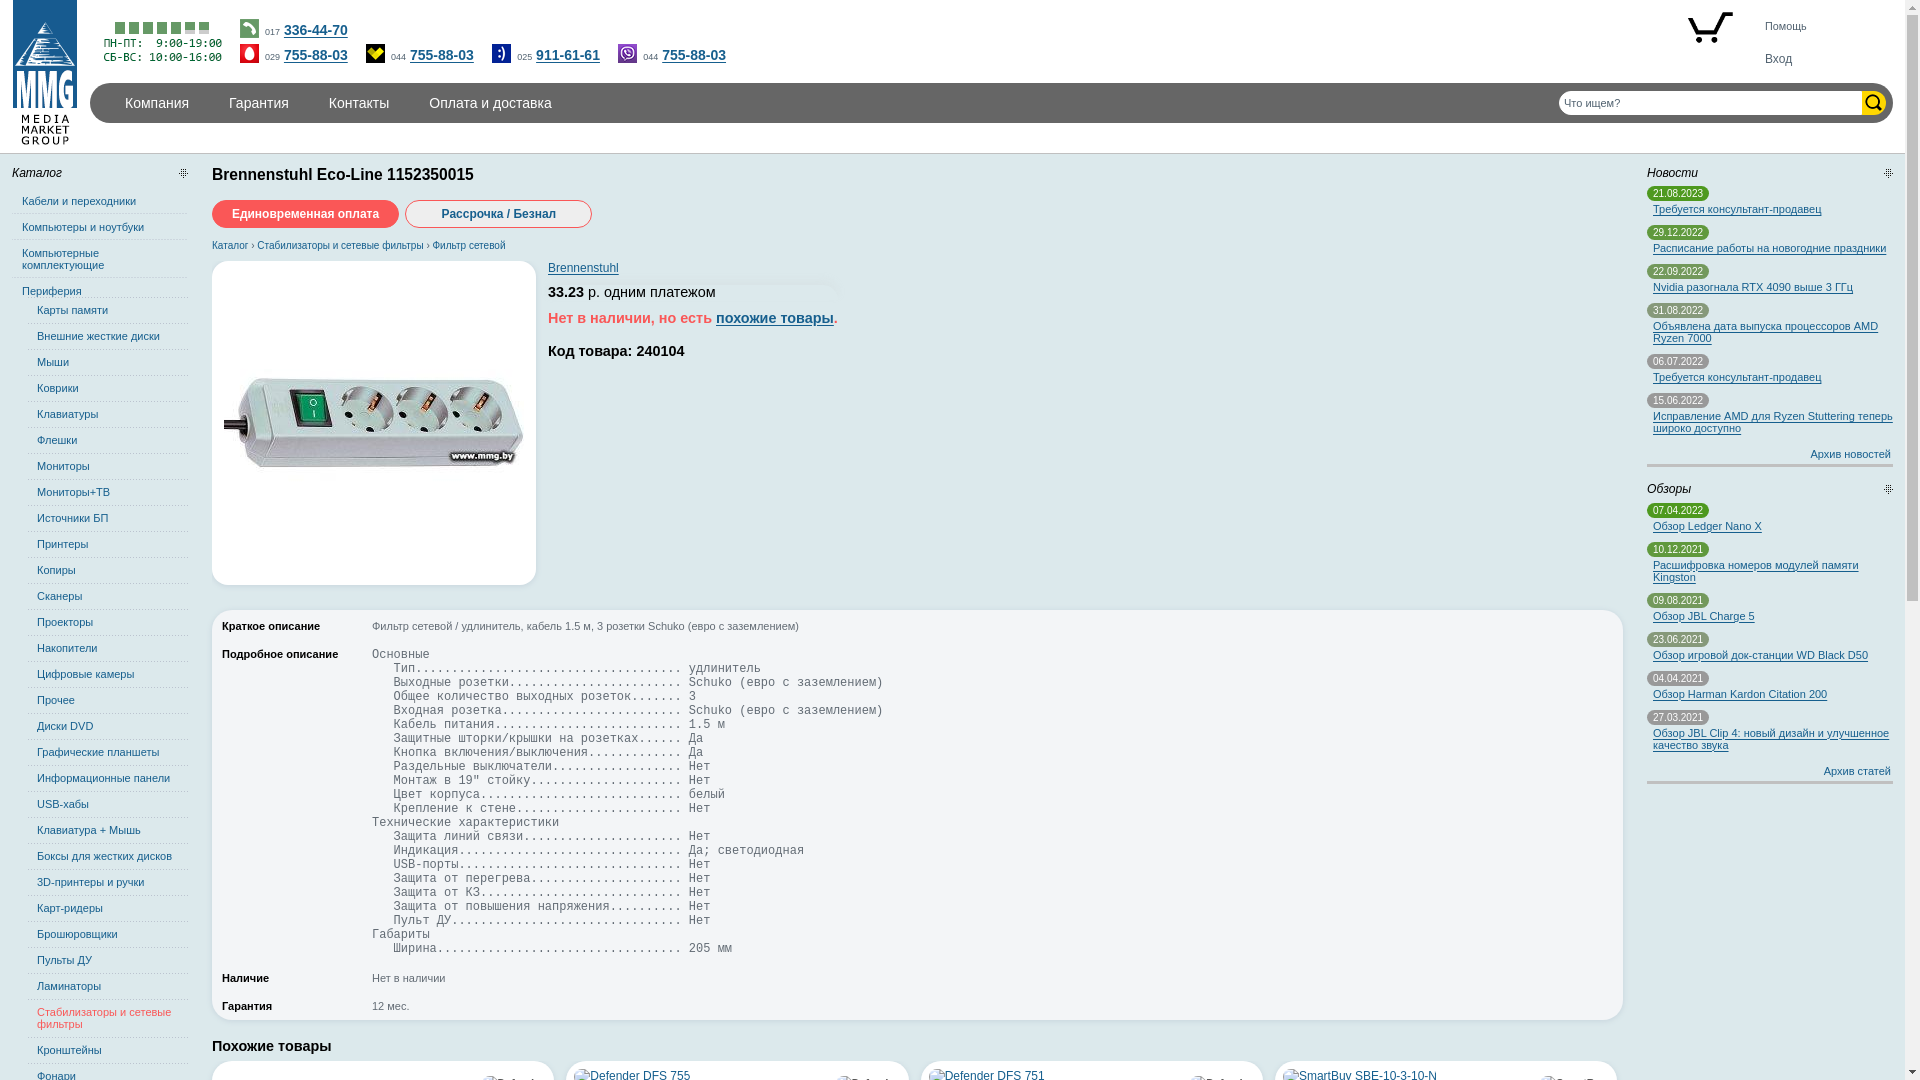 The height and width of the screenshot is (1080, 1920). What do you see at coordinates (315, 53) in the screenshot?
I see `'755-88-03'` at bounding box center [315, 53].